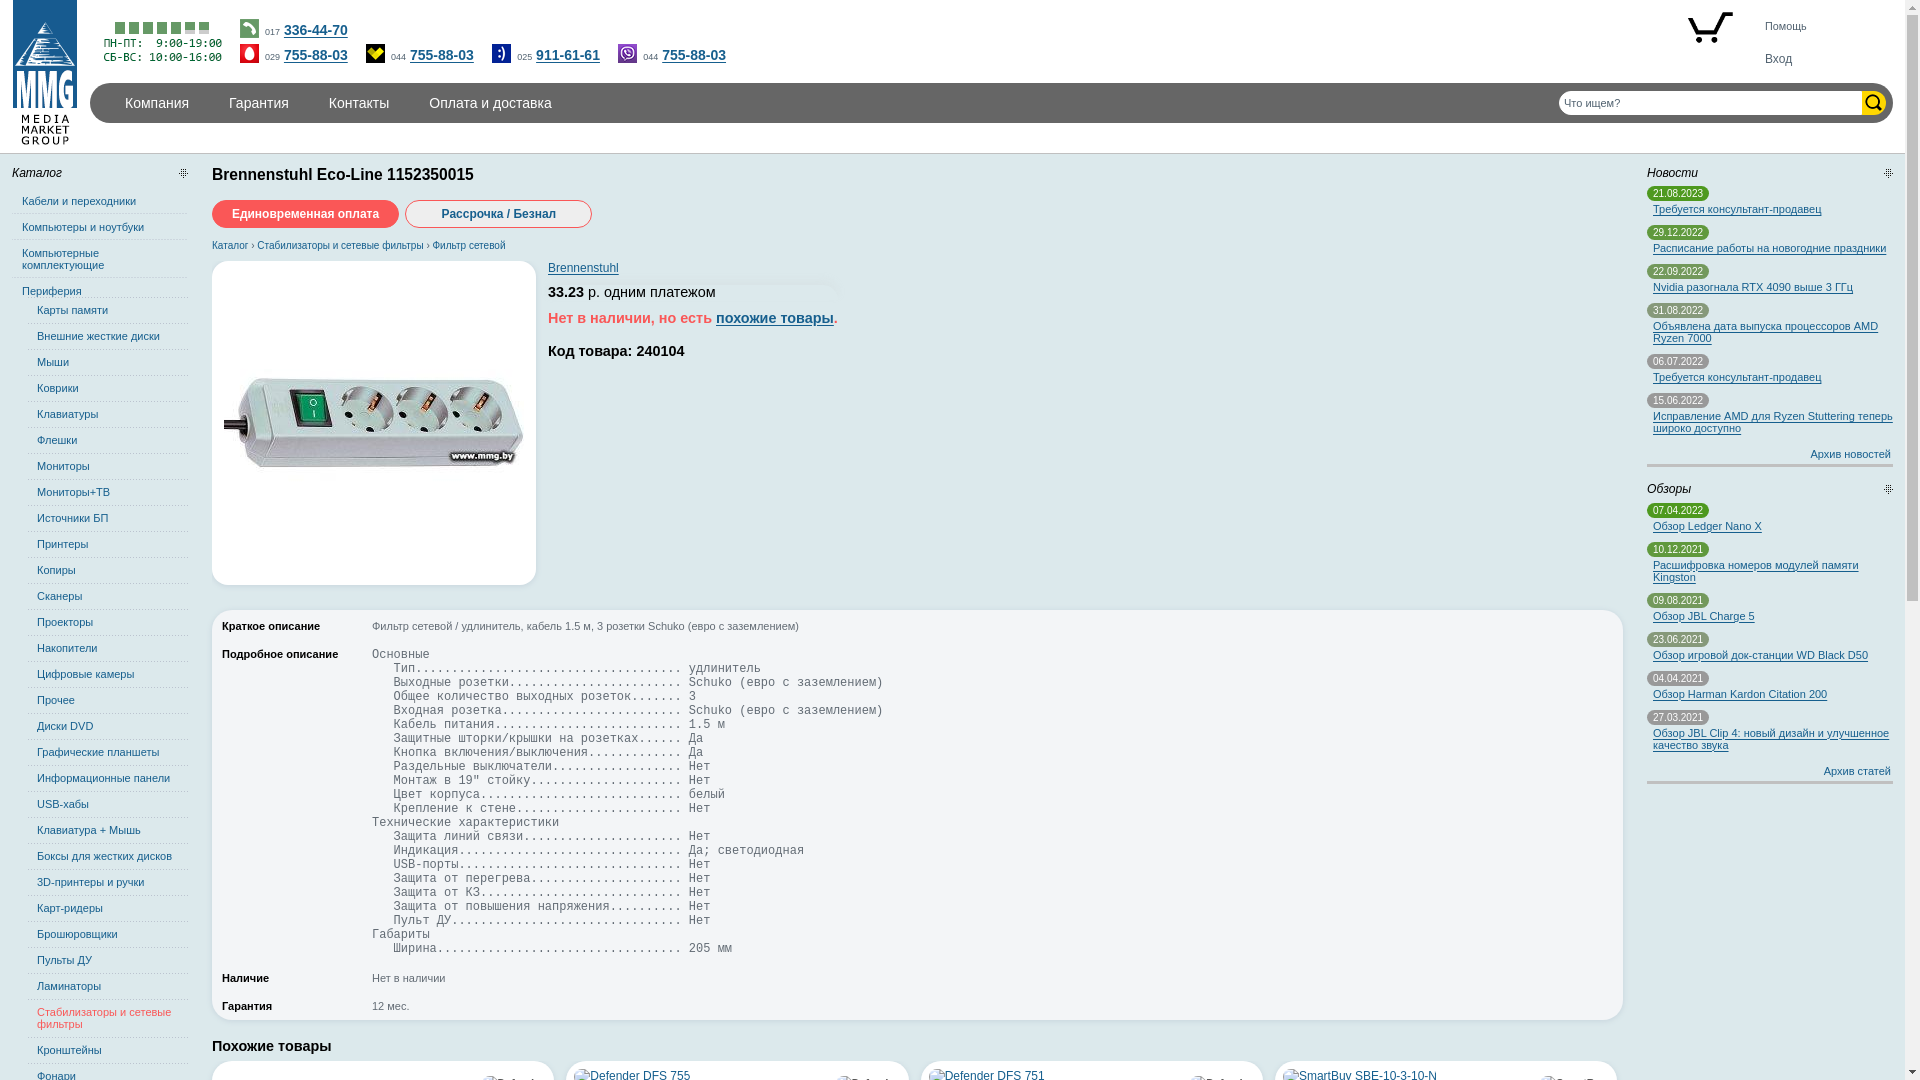 The height and width of the screenshot is (1080, 1920). What do you see at coordinates (315, 53) in the screenshot?
I see `'755-88-03'` at bounding box center [315, 53].